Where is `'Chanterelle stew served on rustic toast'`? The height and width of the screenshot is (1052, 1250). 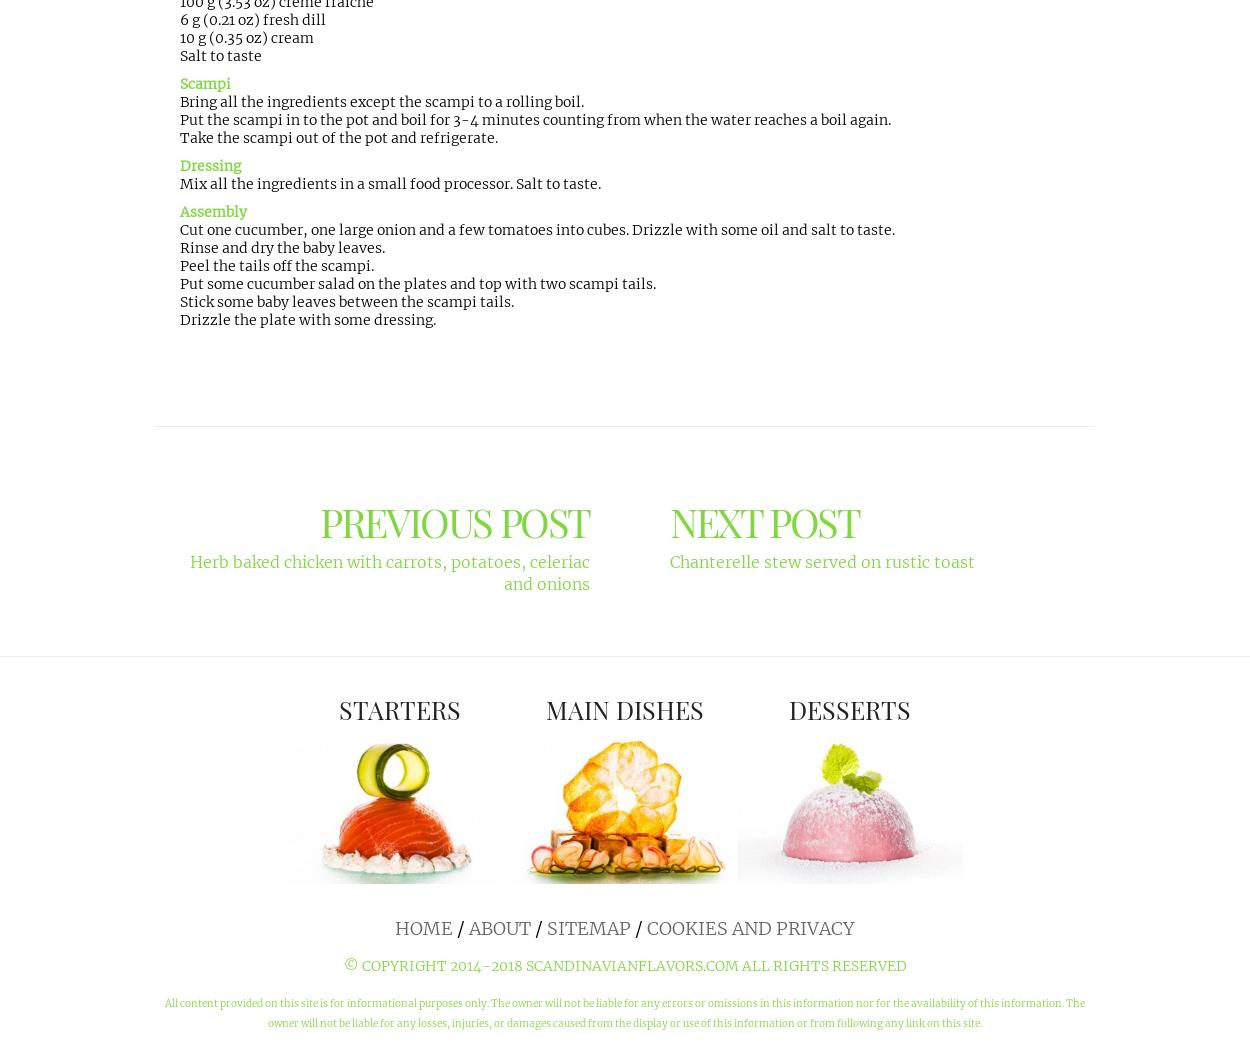
'Chanterelle stew served on rustic toast' is located at coordinates (821, 561).